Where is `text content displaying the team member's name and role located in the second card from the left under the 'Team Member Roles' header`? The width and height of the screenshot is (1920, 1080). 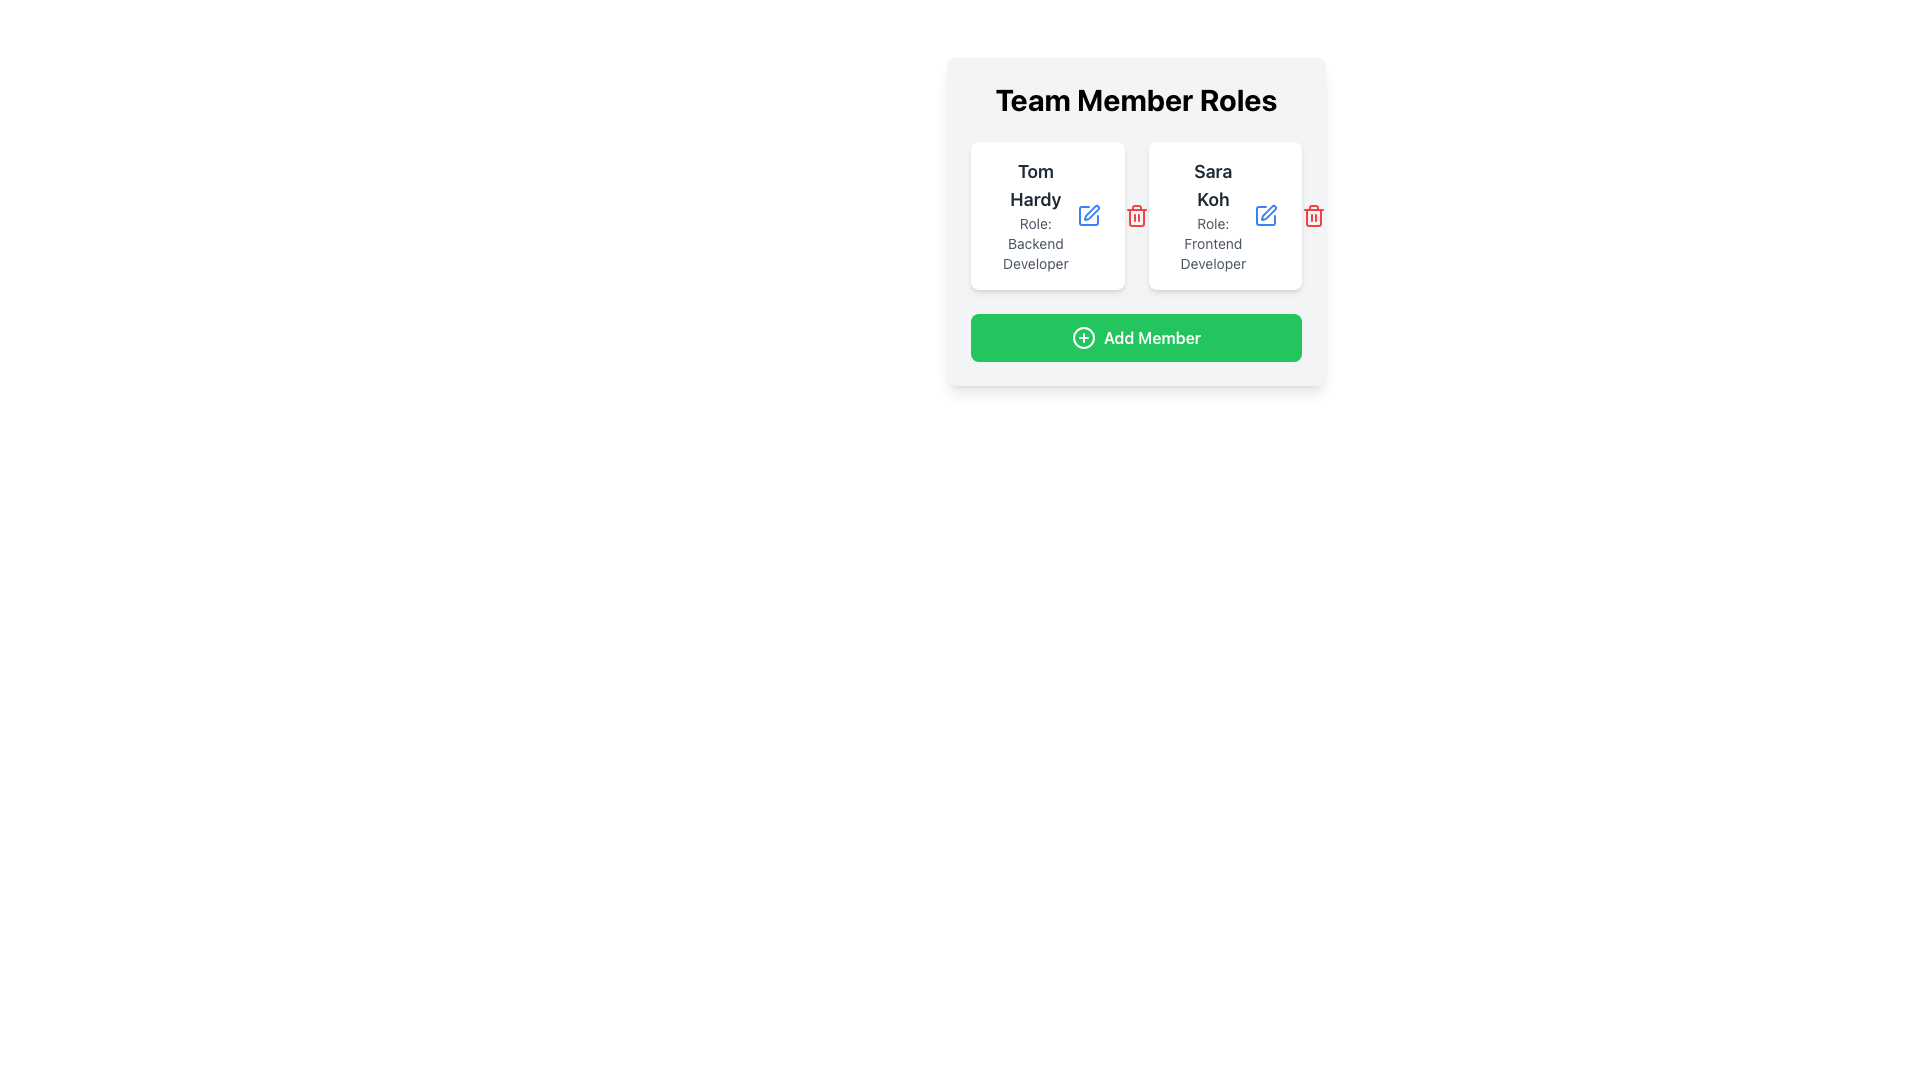 text content displaying the team member's name and role located in the second card from the left under the 'Team Member Roles' header is located at coordinates (1212, 216).